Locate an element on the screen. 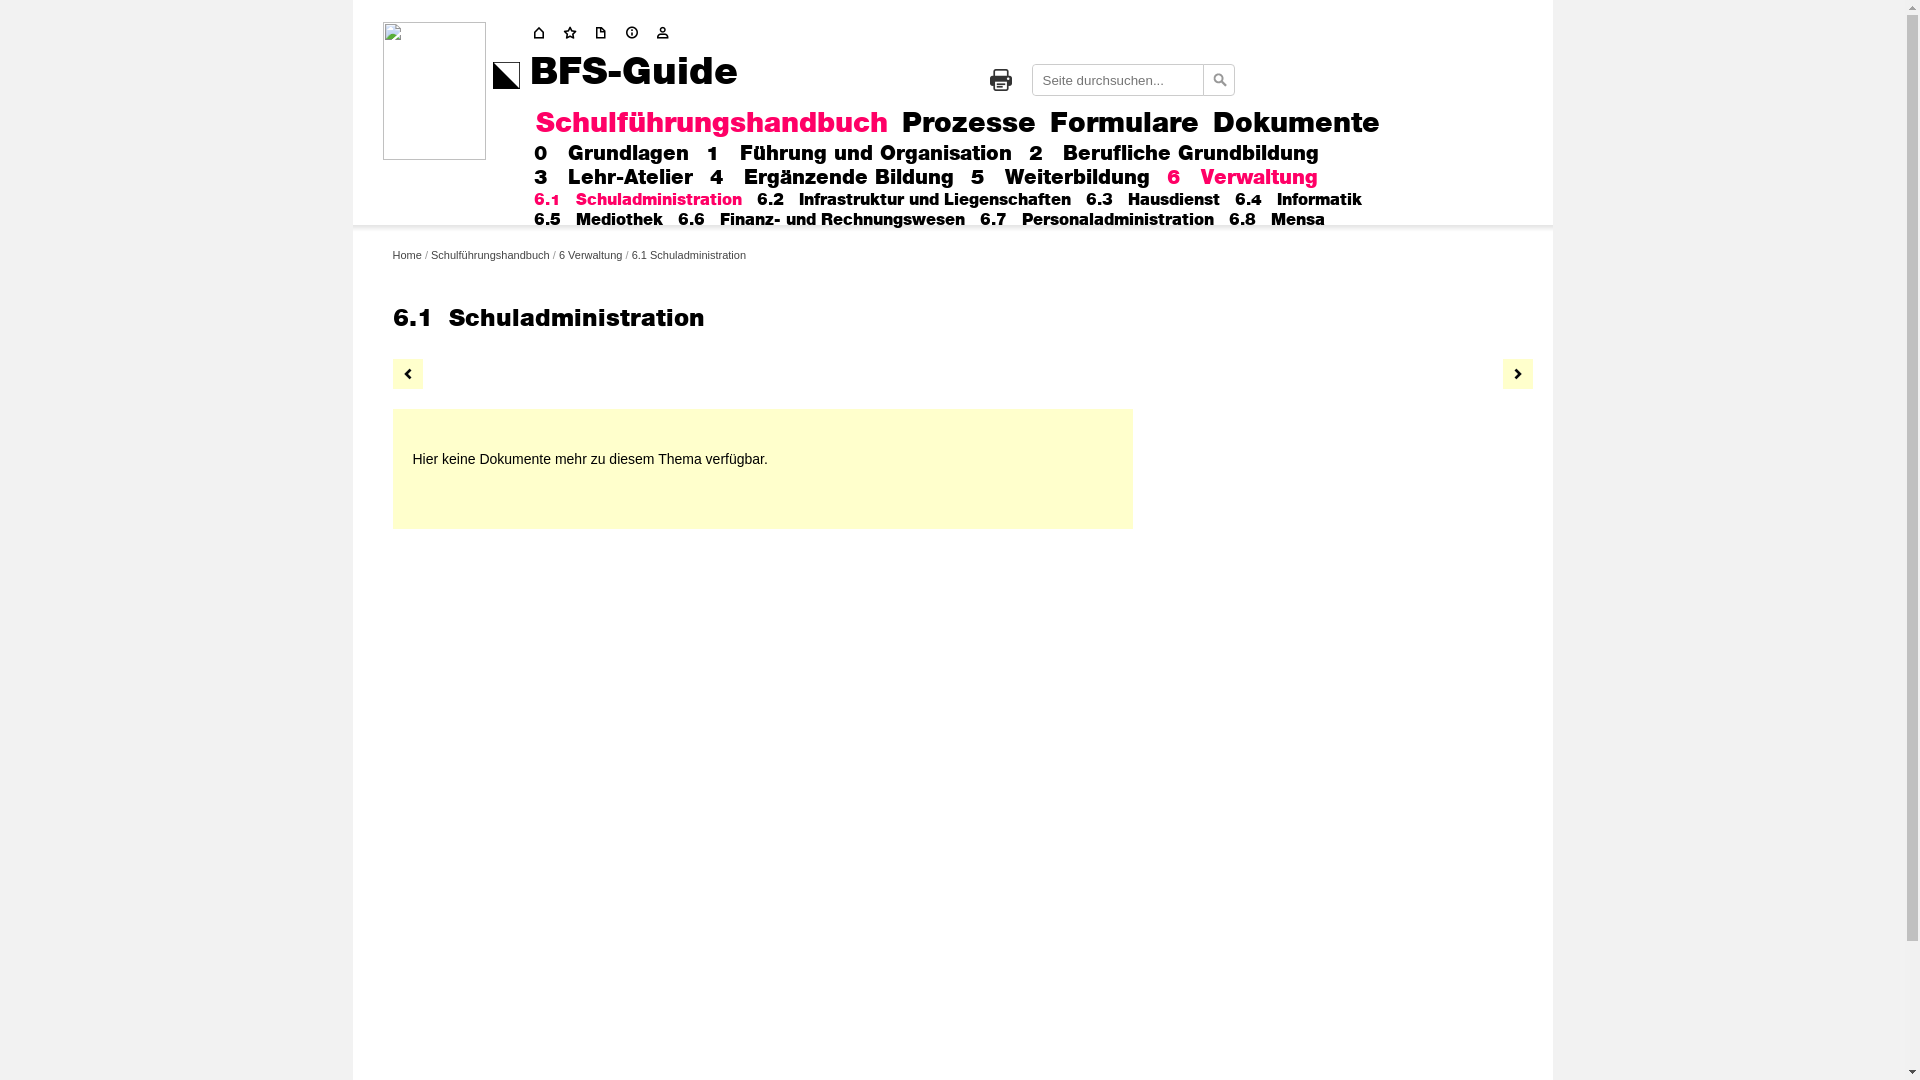  '6.1   Schuladministration' is located at coordinates (637, 200).